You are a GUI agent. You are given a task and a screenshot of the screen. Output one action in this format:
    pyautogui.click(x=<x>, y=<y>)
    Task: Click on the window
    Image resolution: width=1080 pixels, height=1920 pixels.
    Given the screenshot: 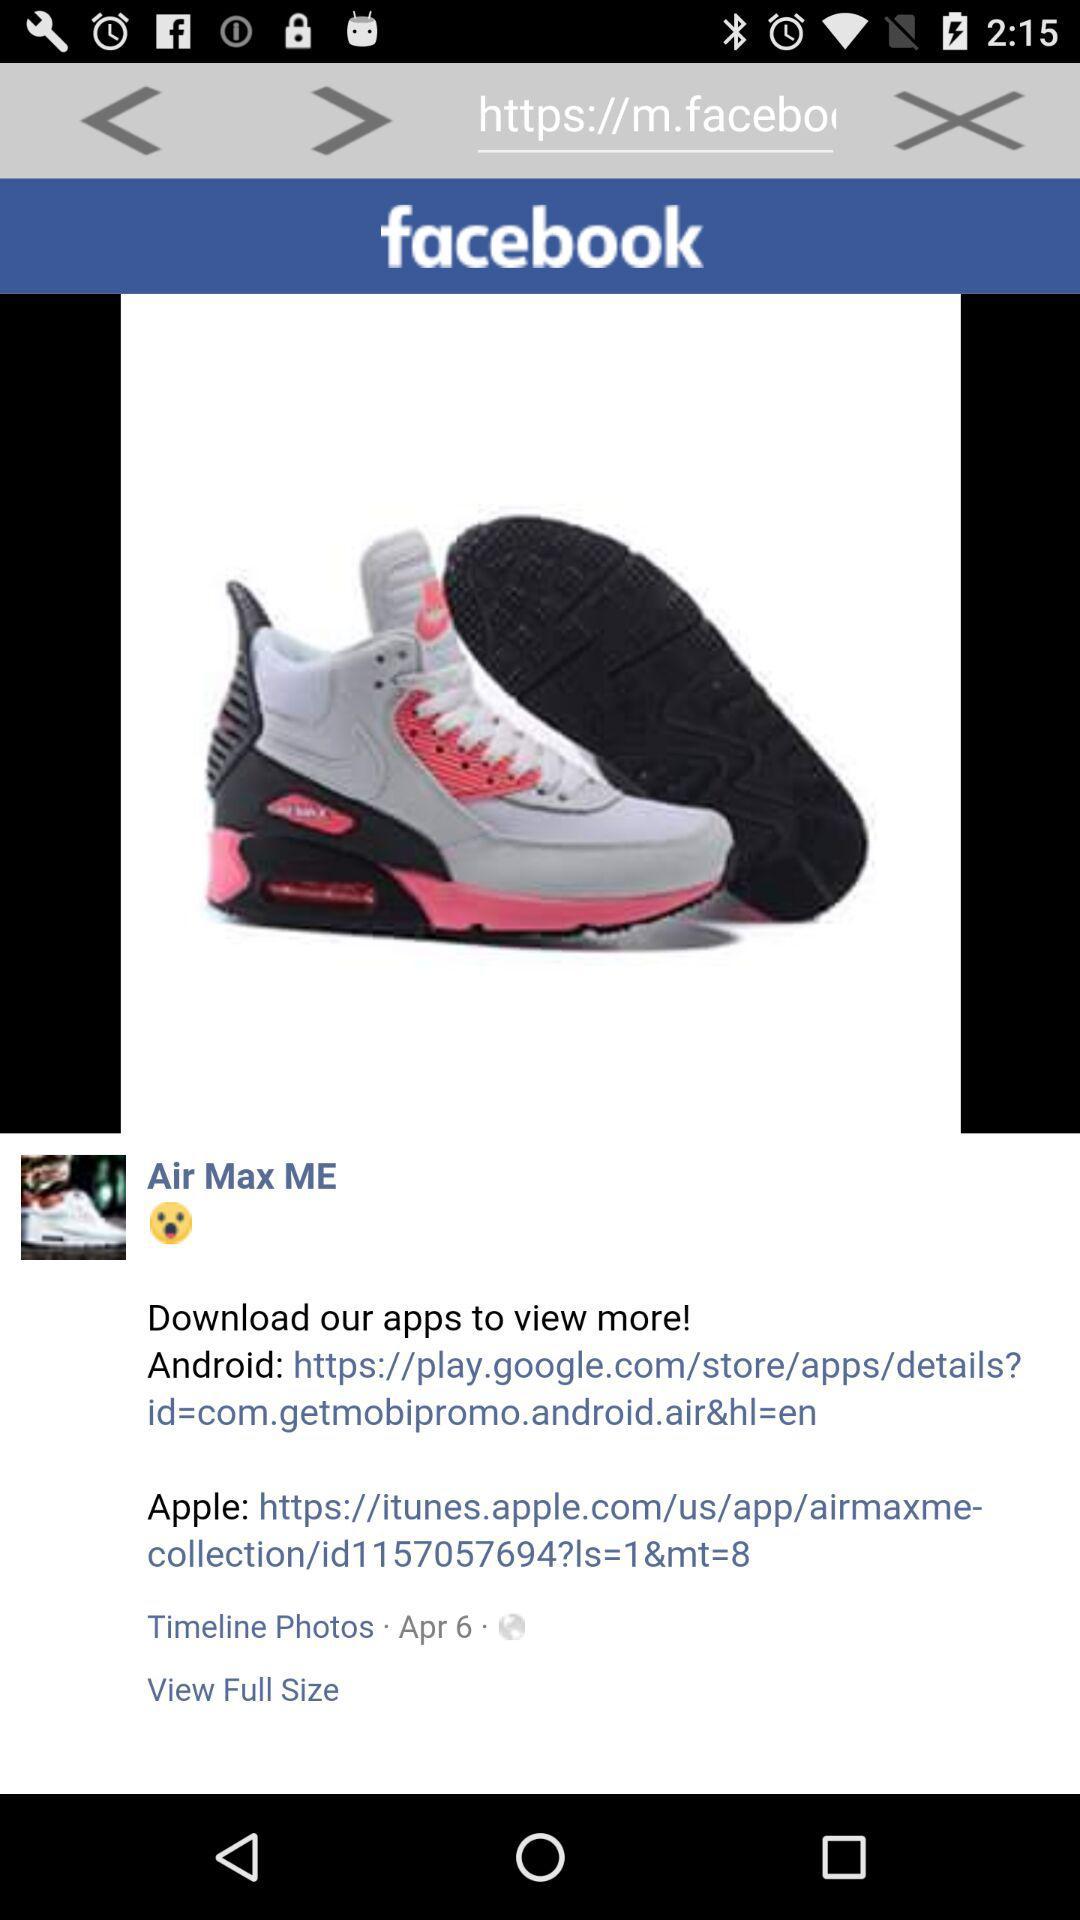 What is the action you would take?
    pyautogui.click(x=958, y=119)
    